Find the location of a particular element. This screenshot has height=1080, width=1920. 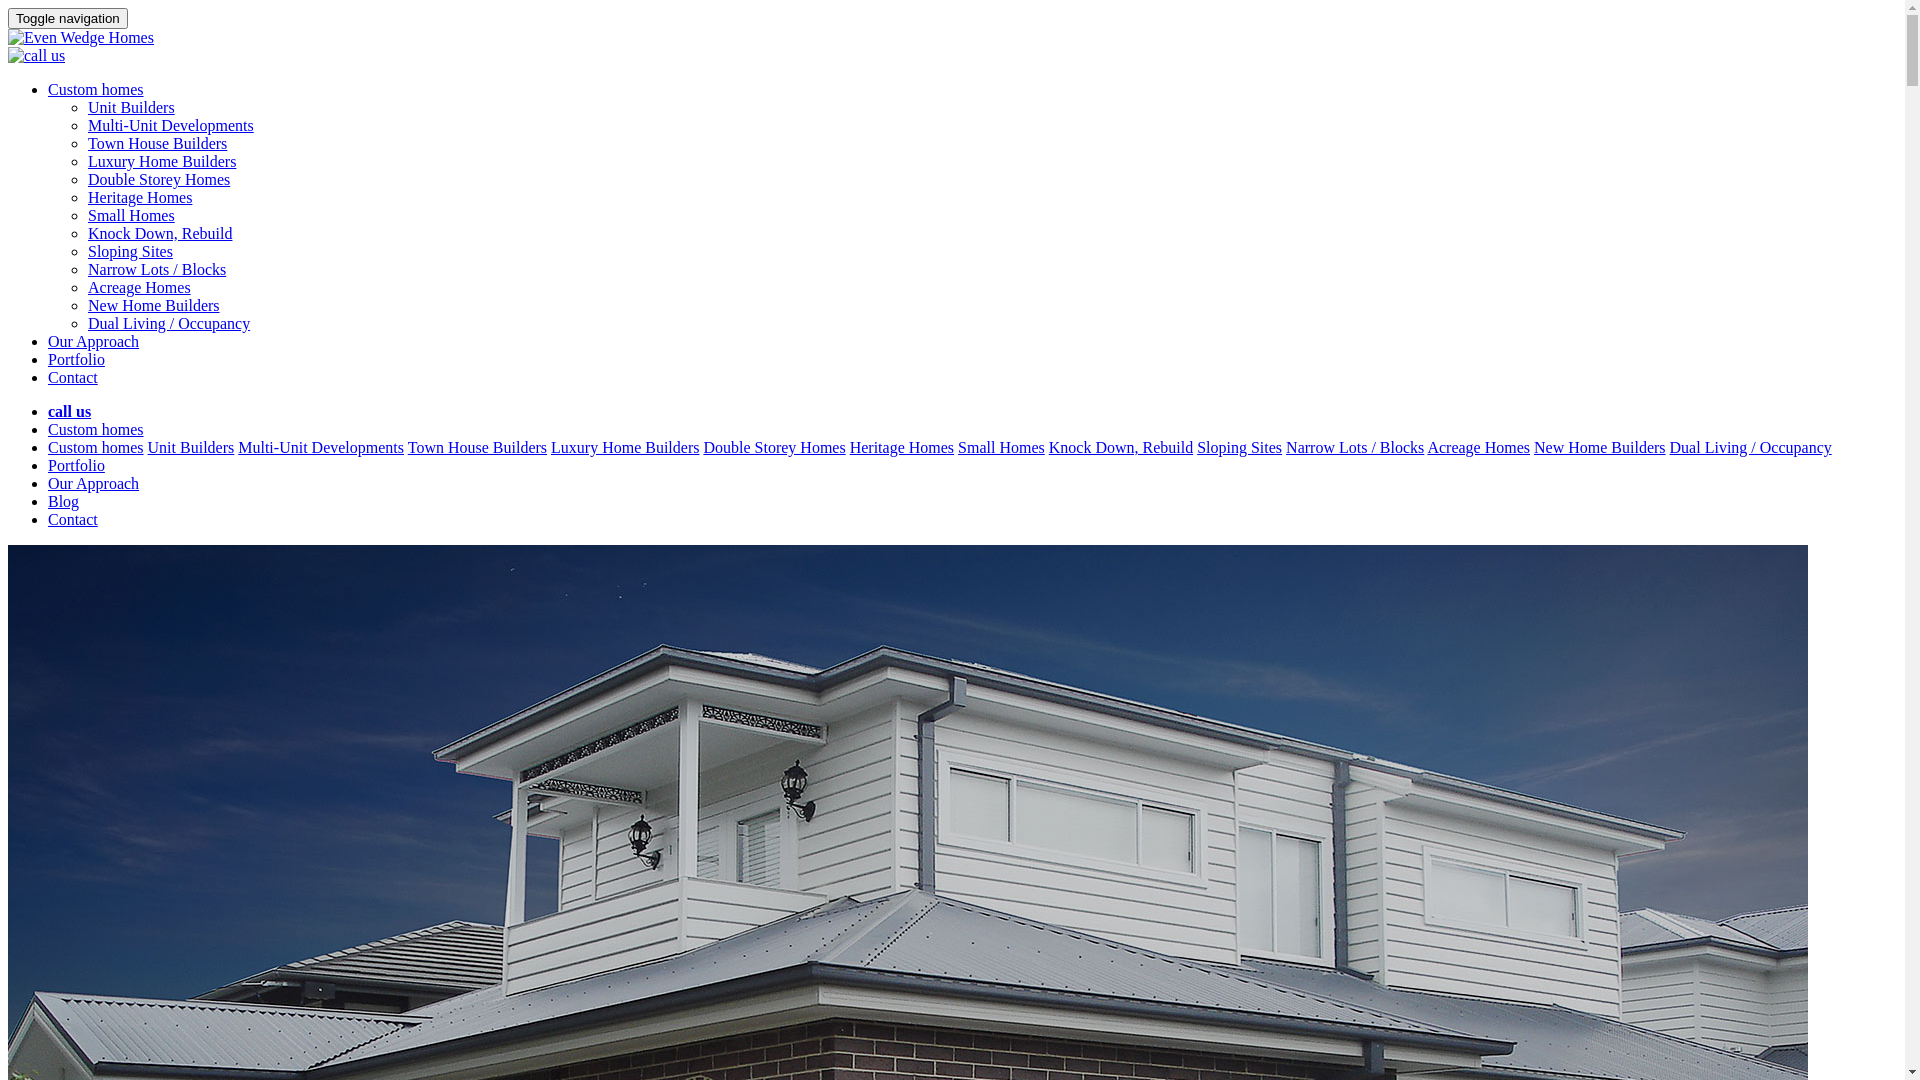

'Small Homes' is located at coordinates (957, 446).